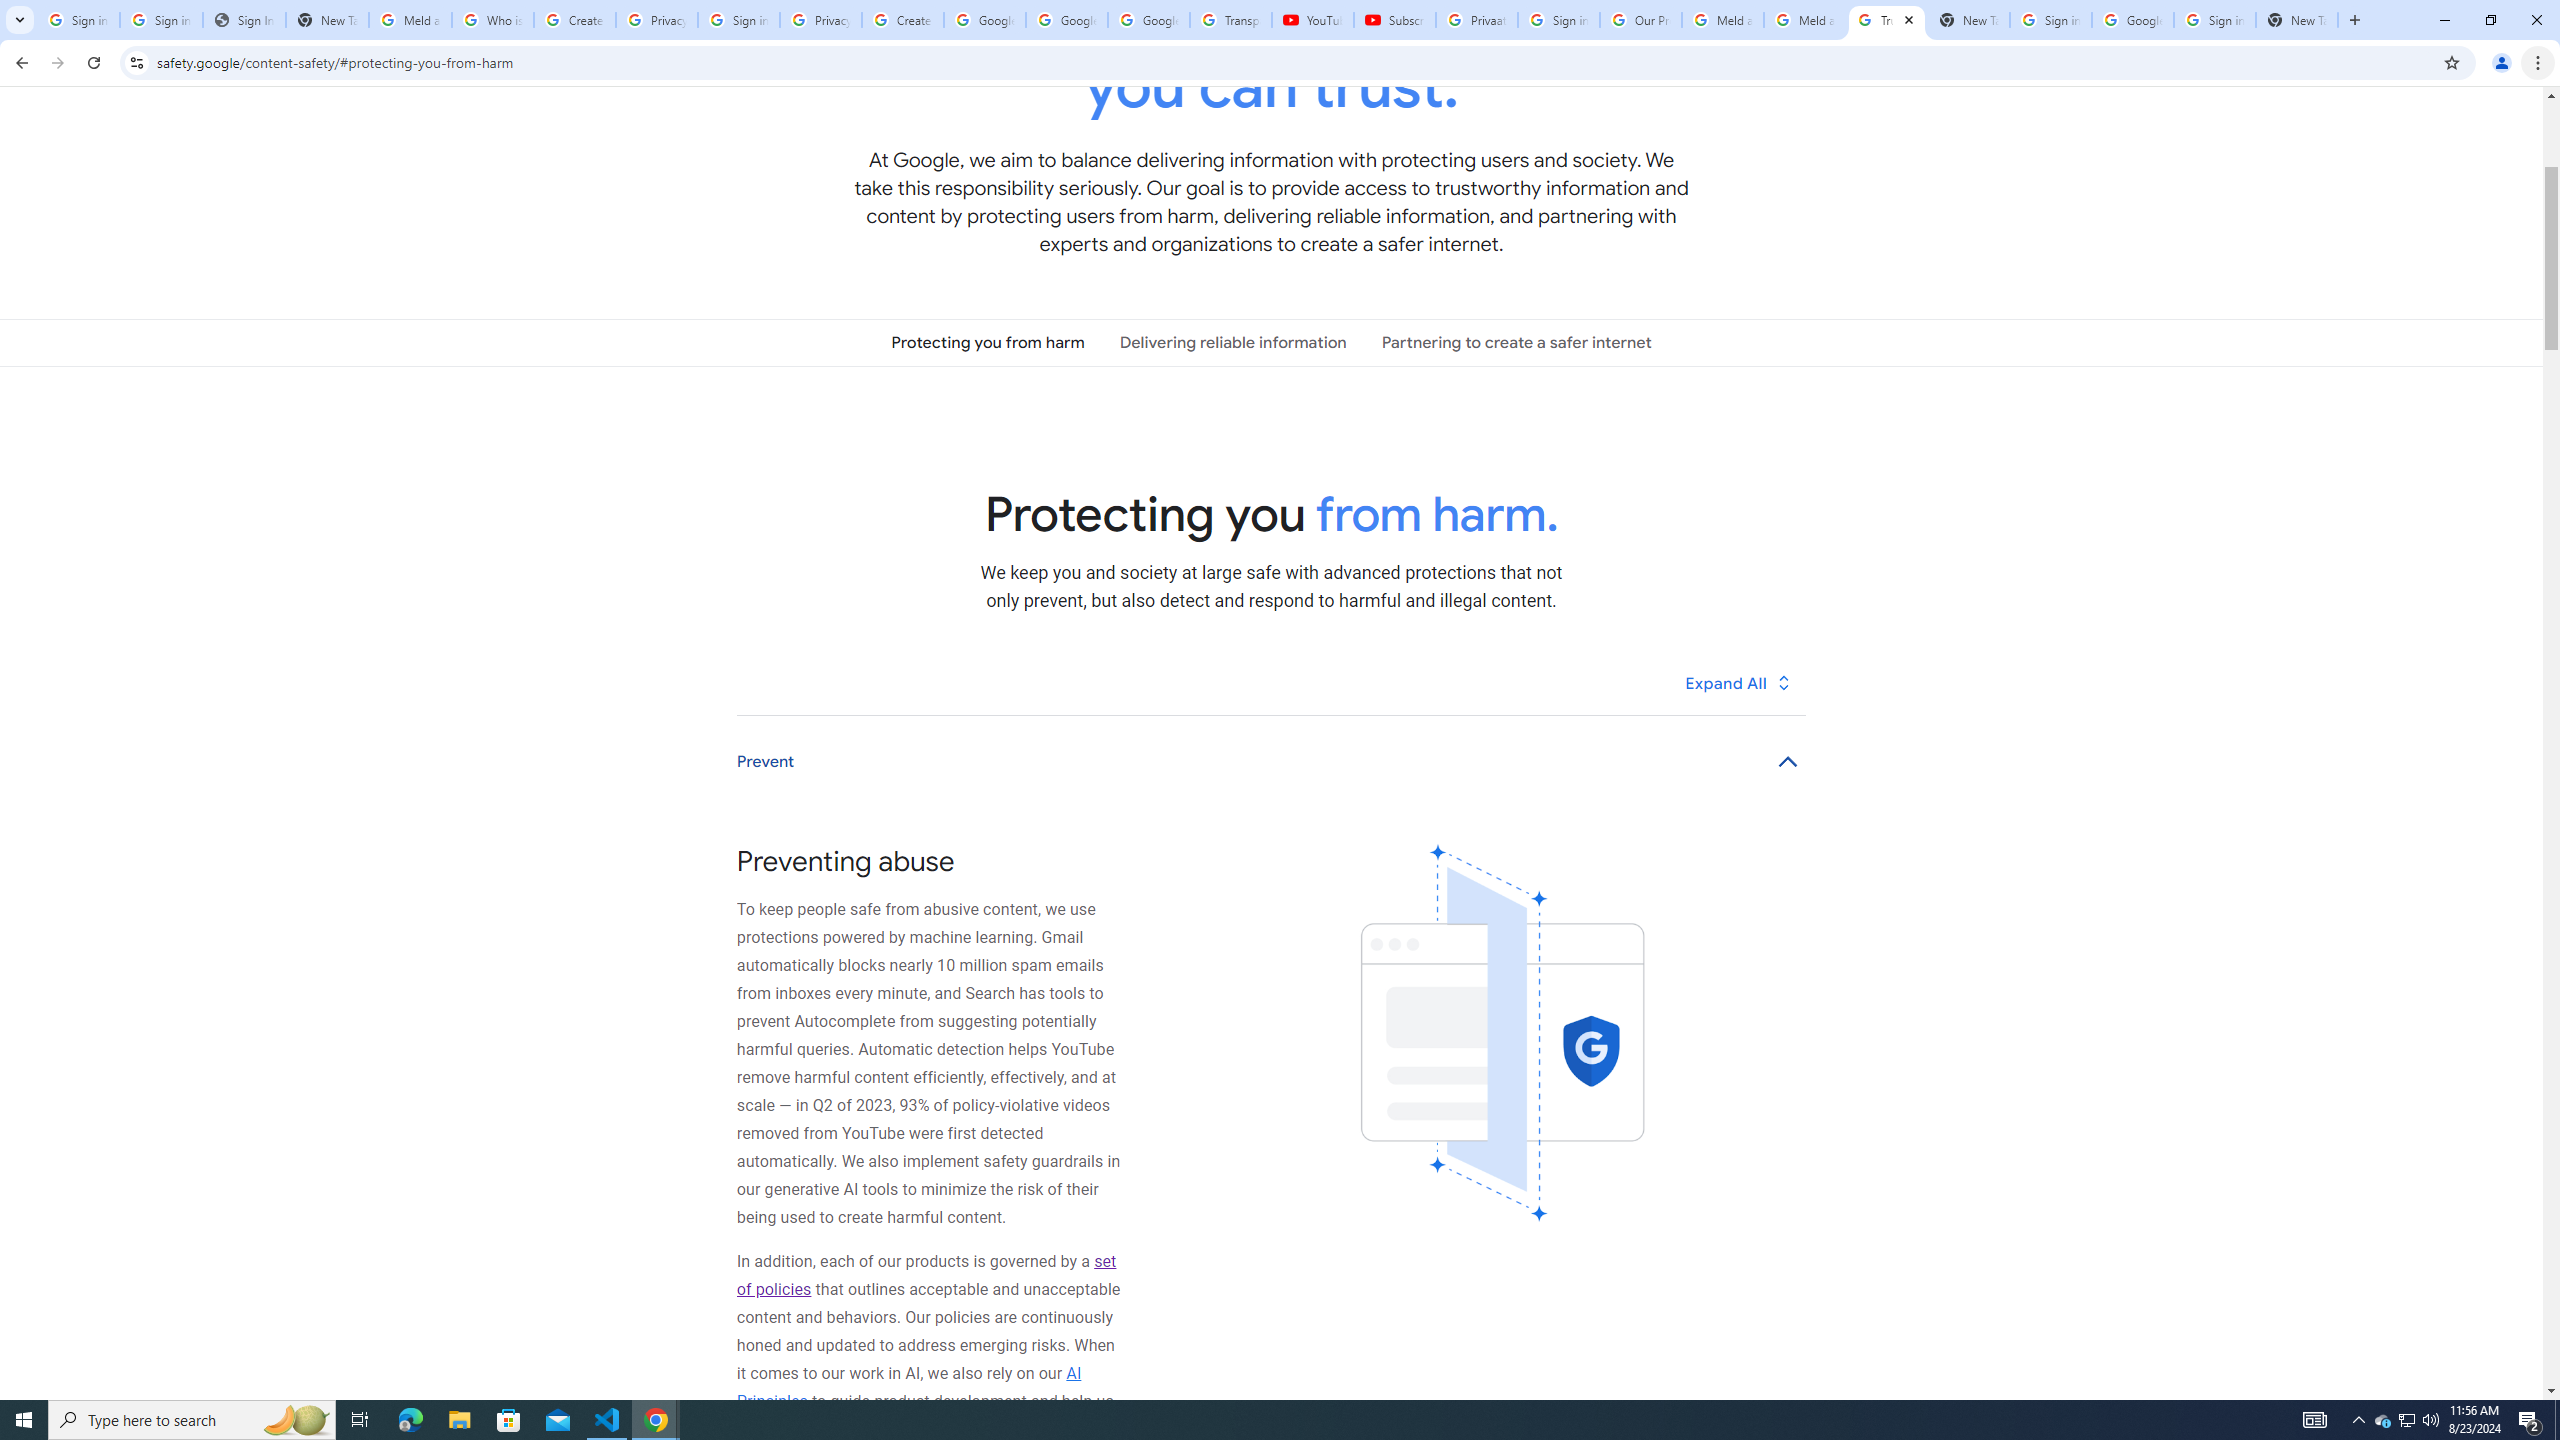  Describe the element at coordinates (925, 1275) in the screenshot. I see `'set of policies'` at that location.